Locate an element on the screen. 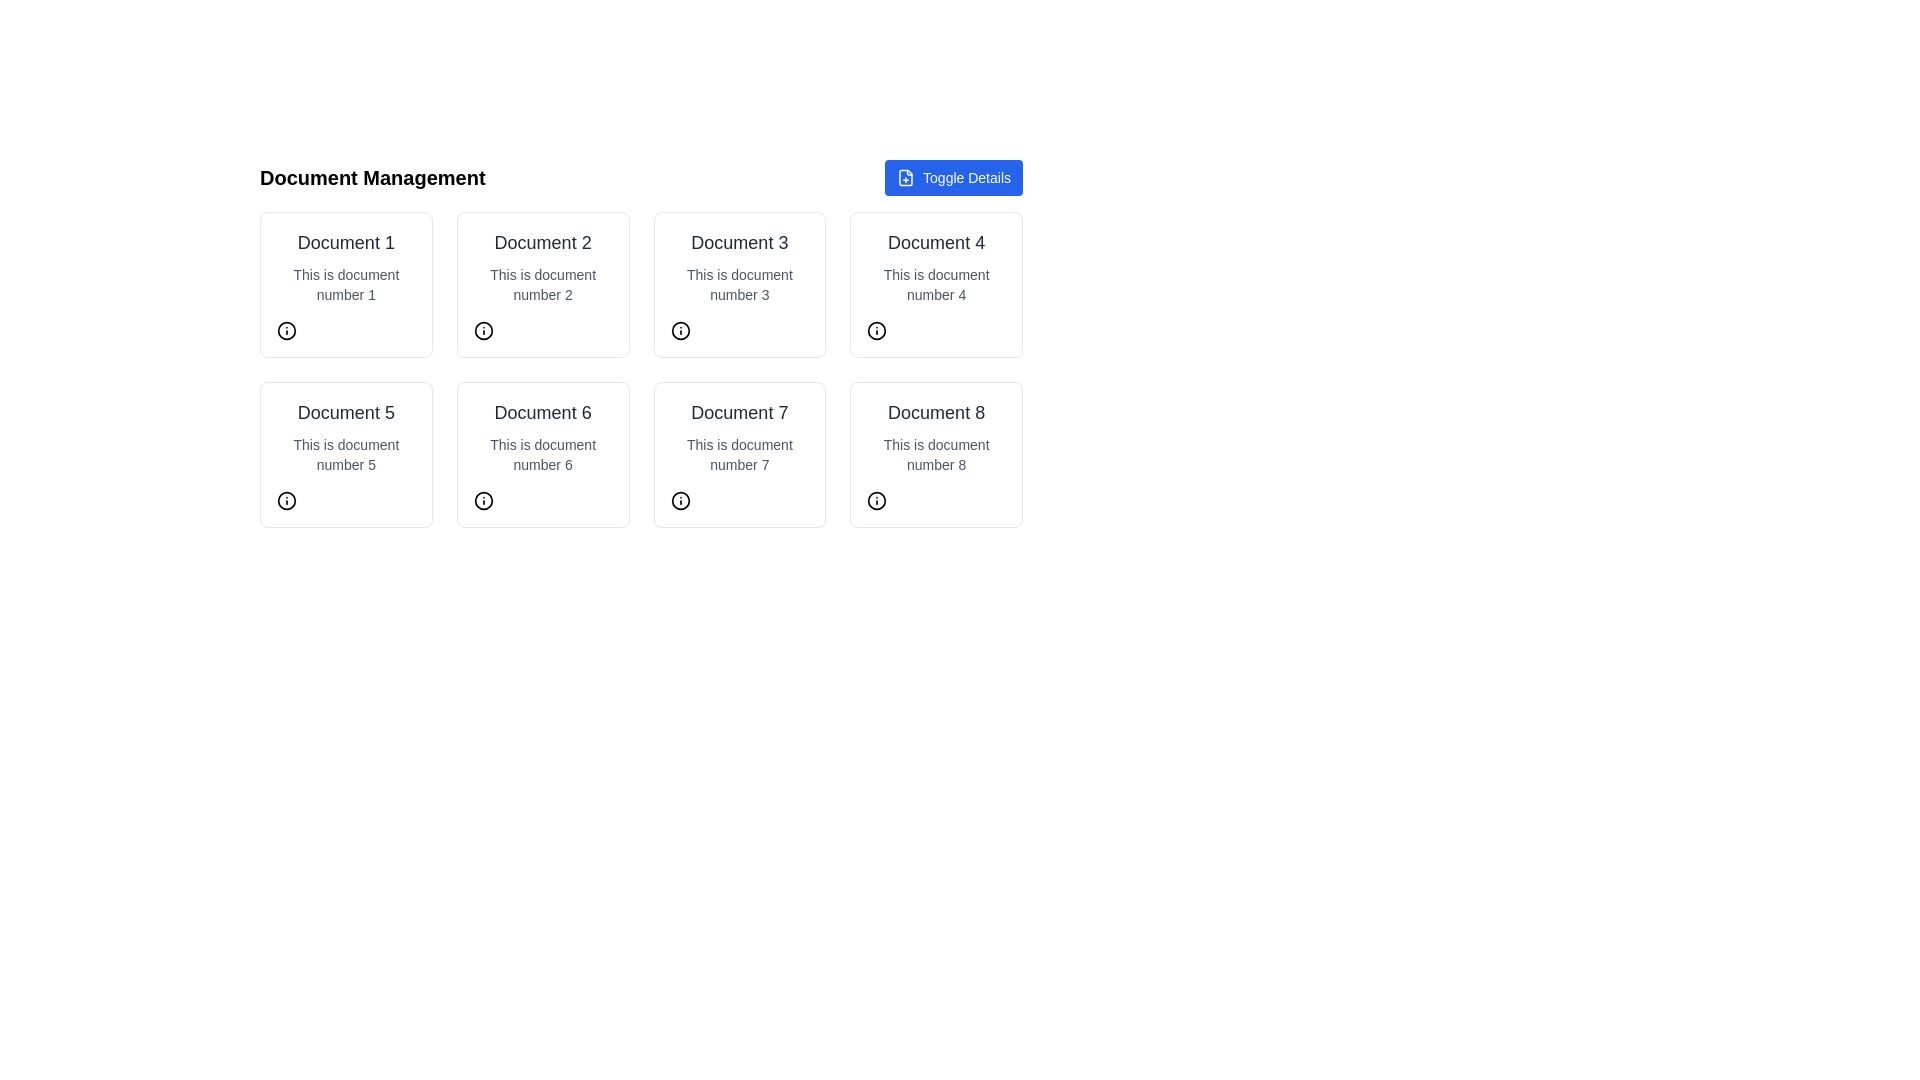 This screenshot has height=1080, width=1920. the header text label for Document 4, which is located in the first row, fourth column of the grid layout is located at coordinates (935, 242).